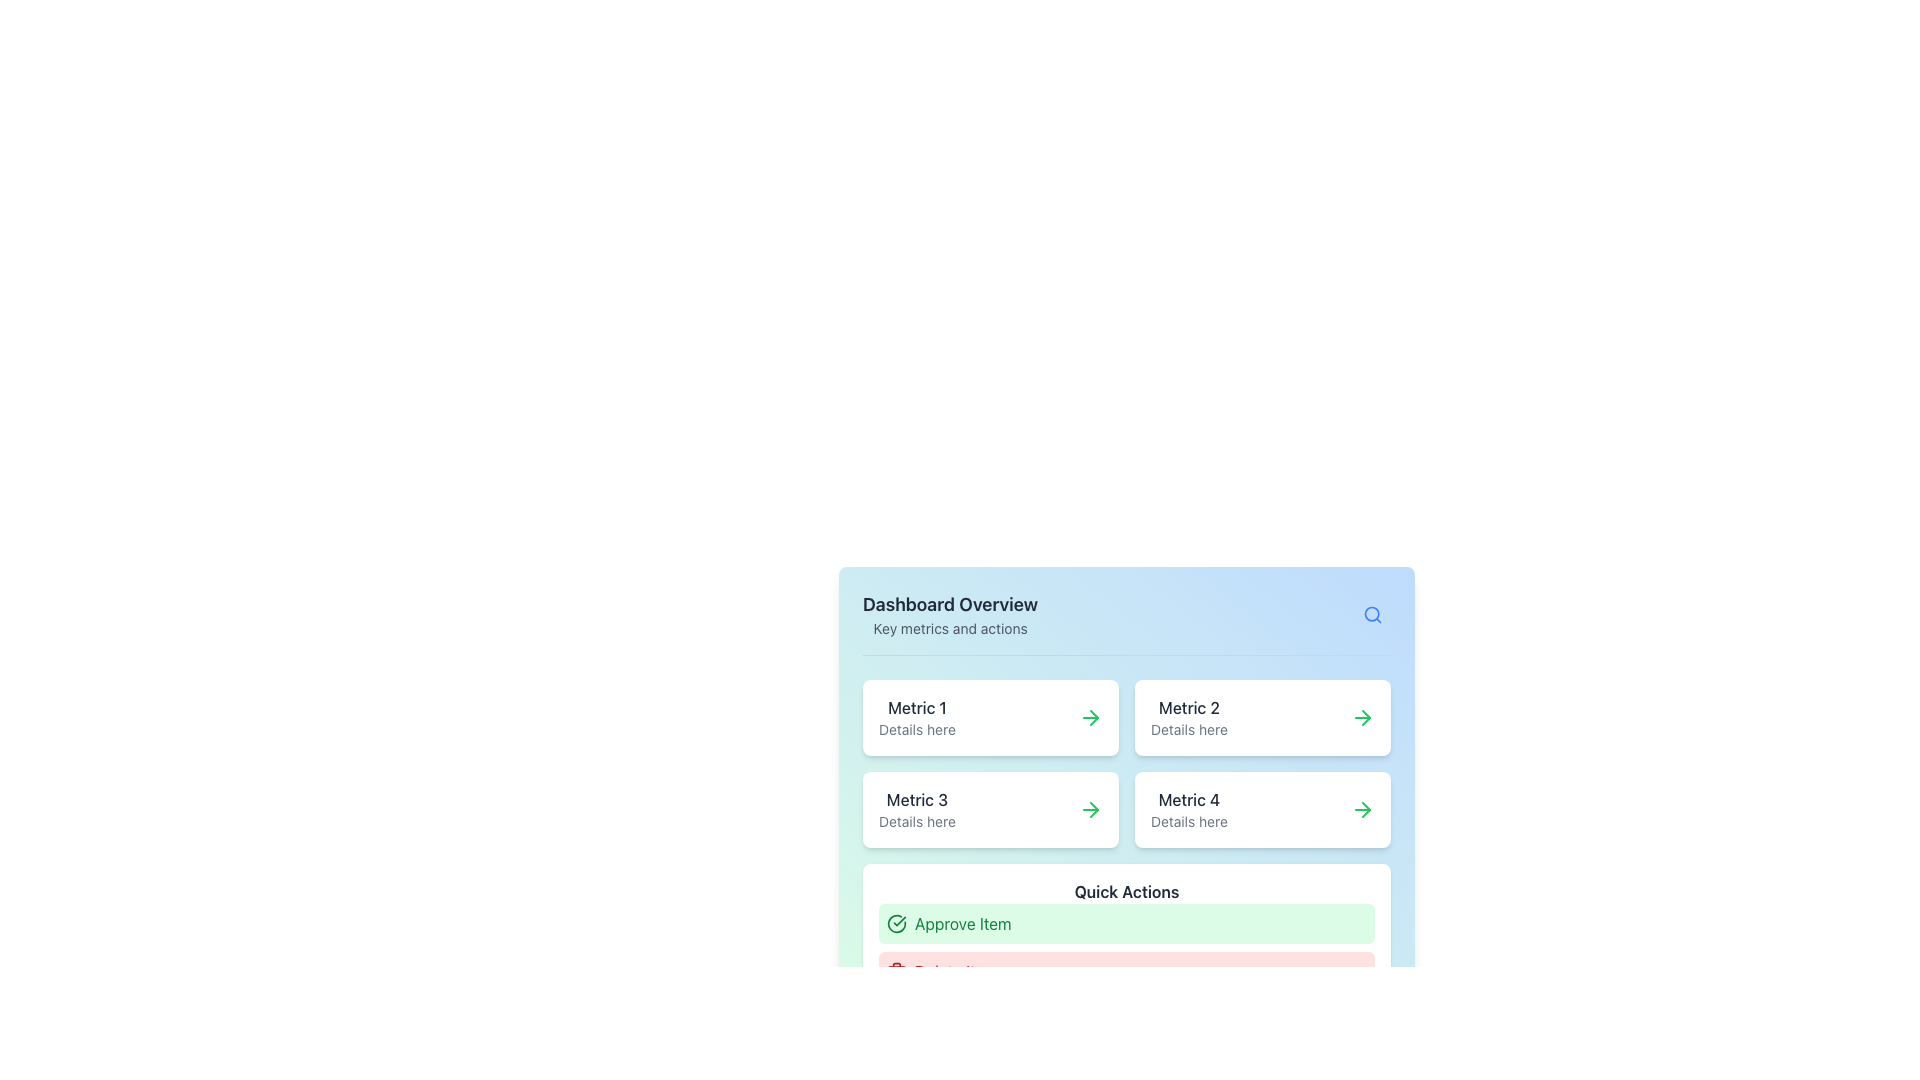 Image resolution: width=1920 pixels, height=1080 pixels. Describe the element at coordinates (1089, 810) in the screenshot. I see `the small green rightward arrow icon located at the end of the 'Metric 3' card in the dashboard layout` at that location.